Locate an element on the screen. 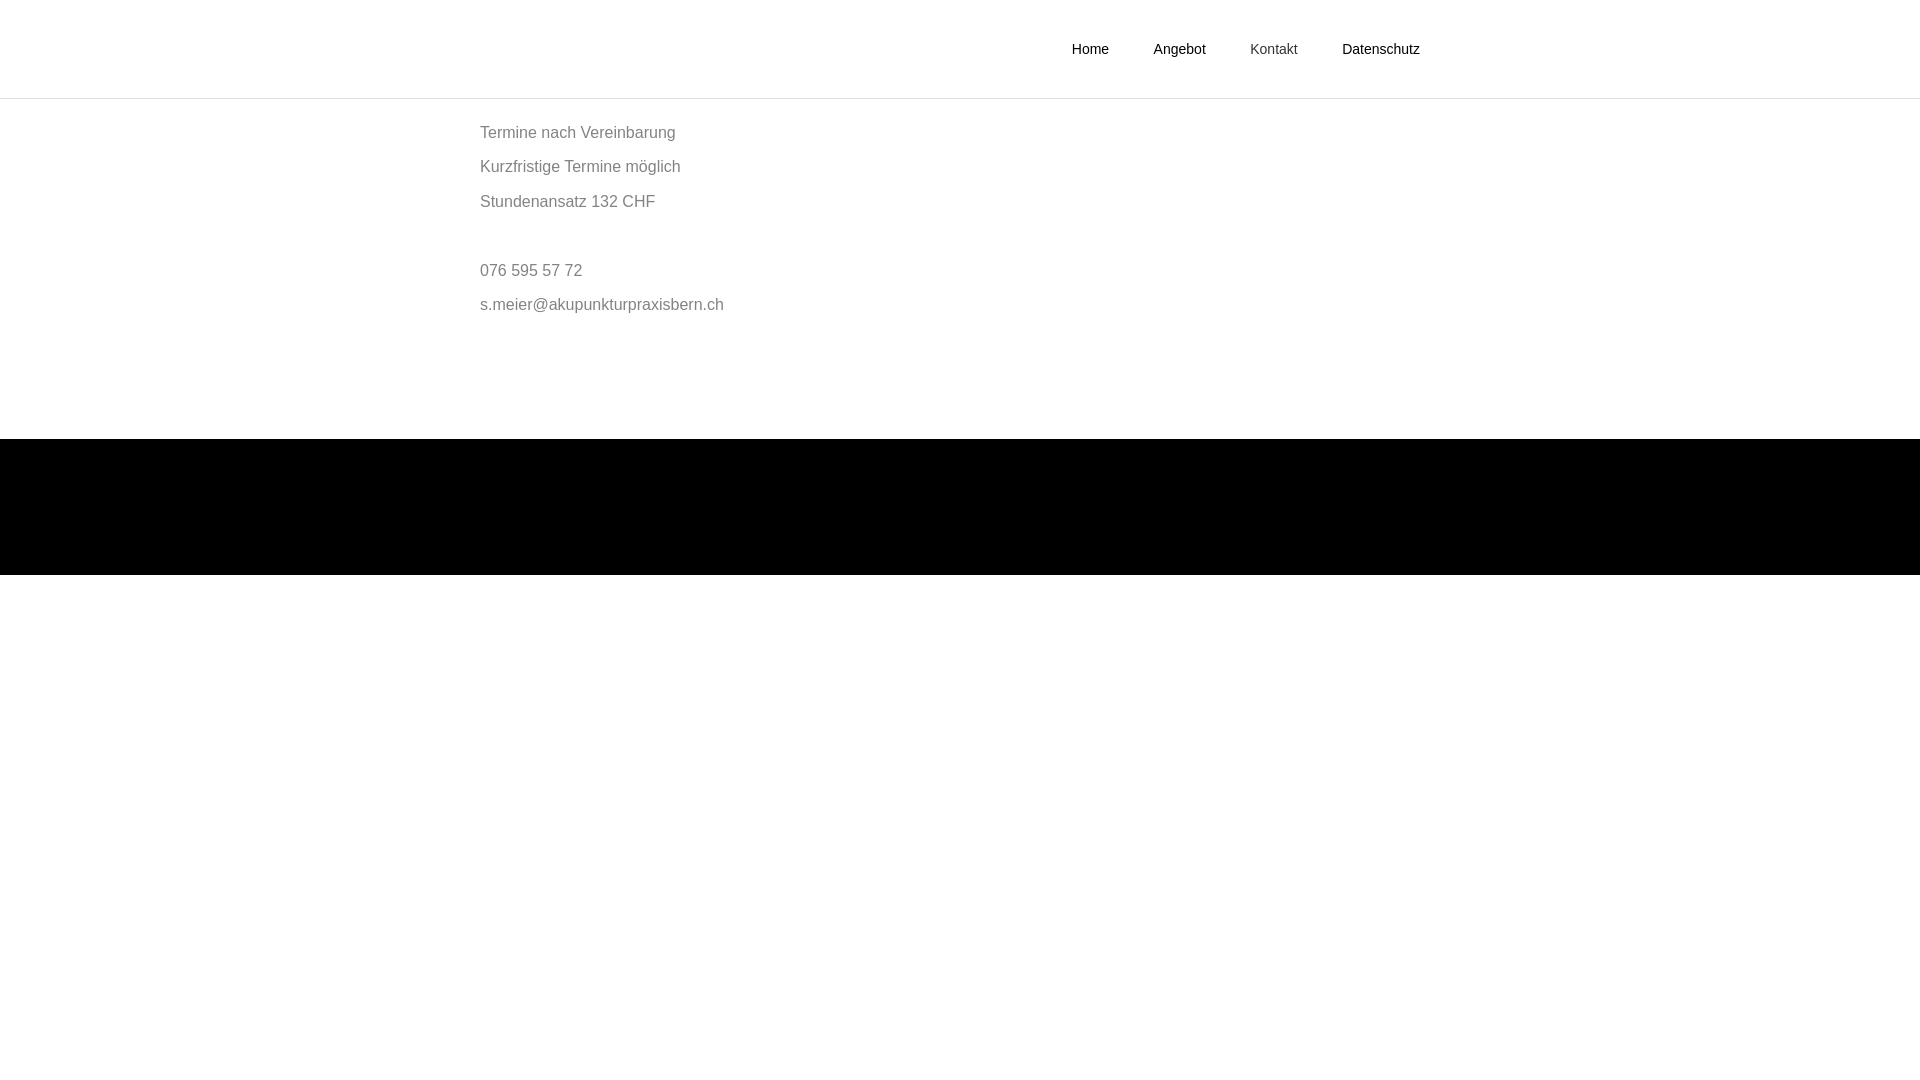 The width and height of the screenshot is (1920, 1080). 'Kontakt' is located at coordinates (1272, 48).